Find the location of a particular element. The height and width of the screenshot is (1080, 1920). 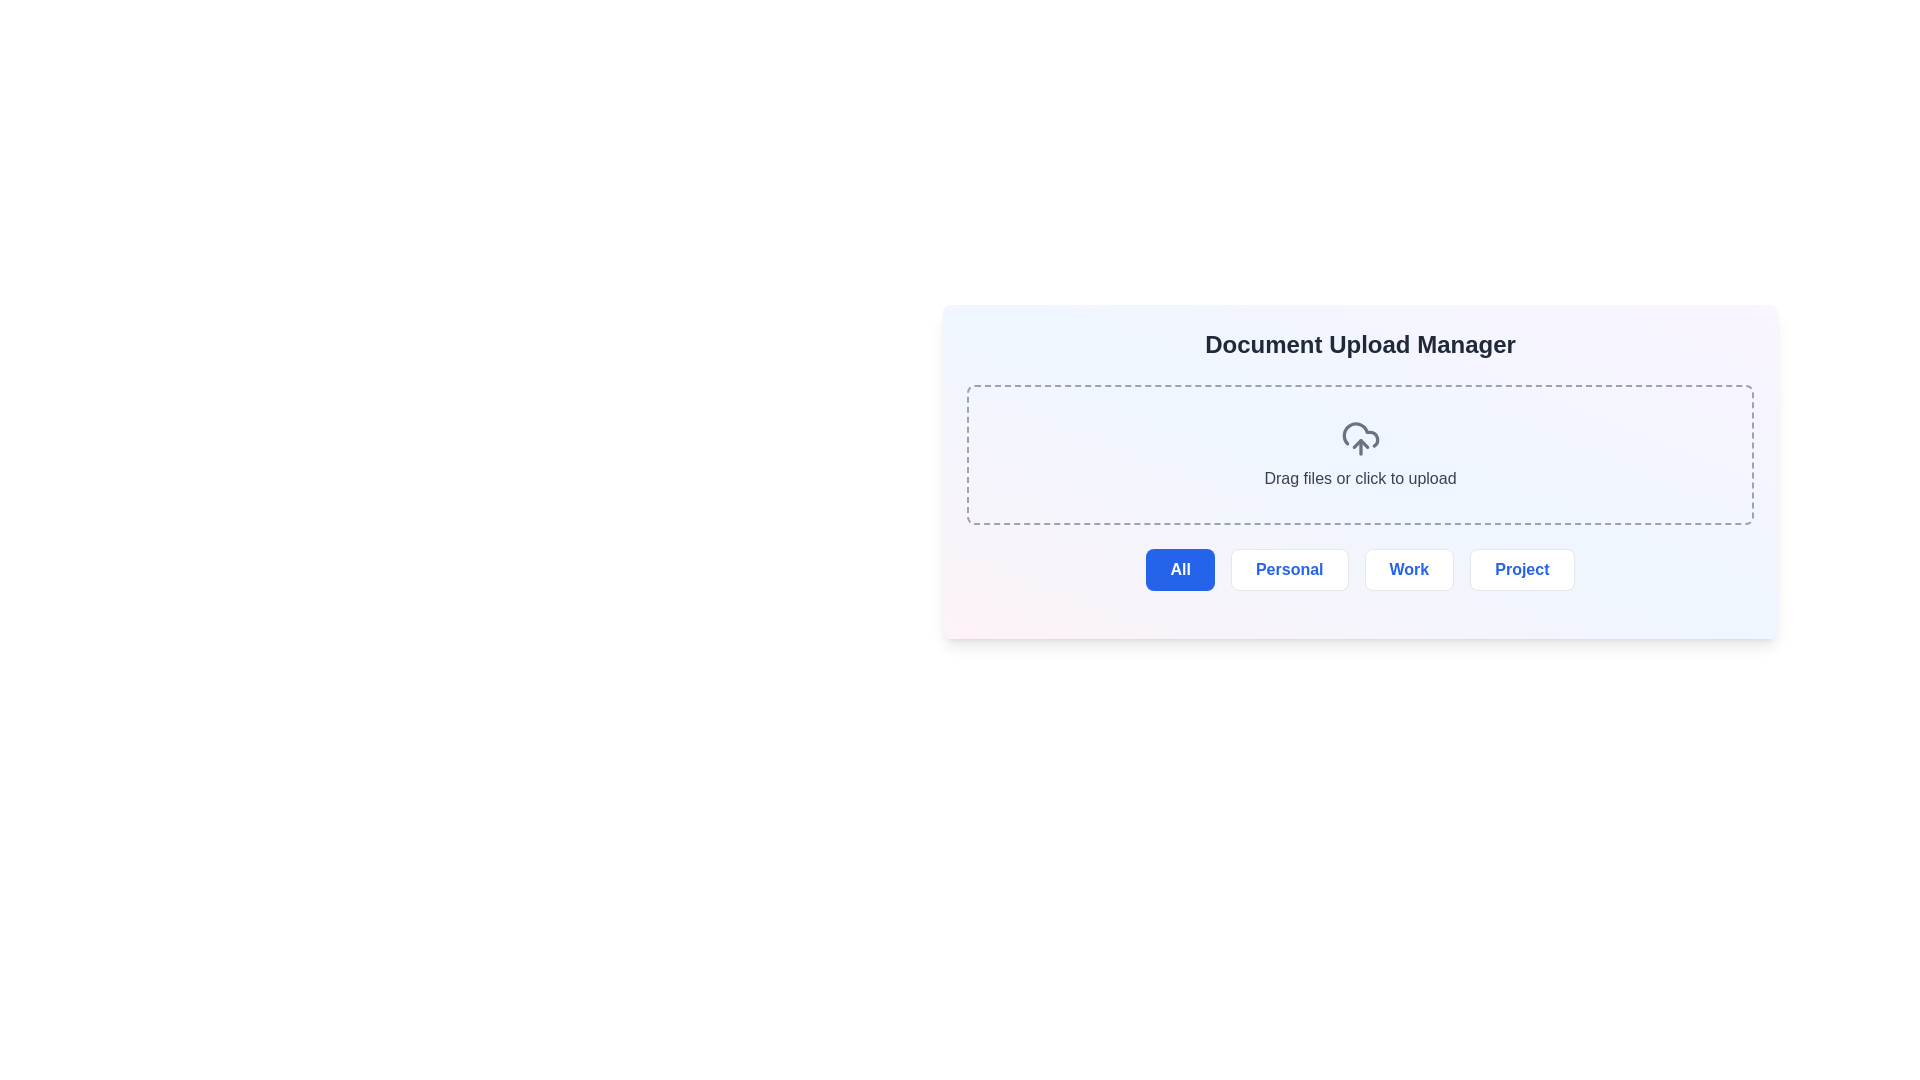

the file upload icon located within the dashed-bordered rectangle titled 'Drag files or click to upload.' is located at coordinates (1360, 438).